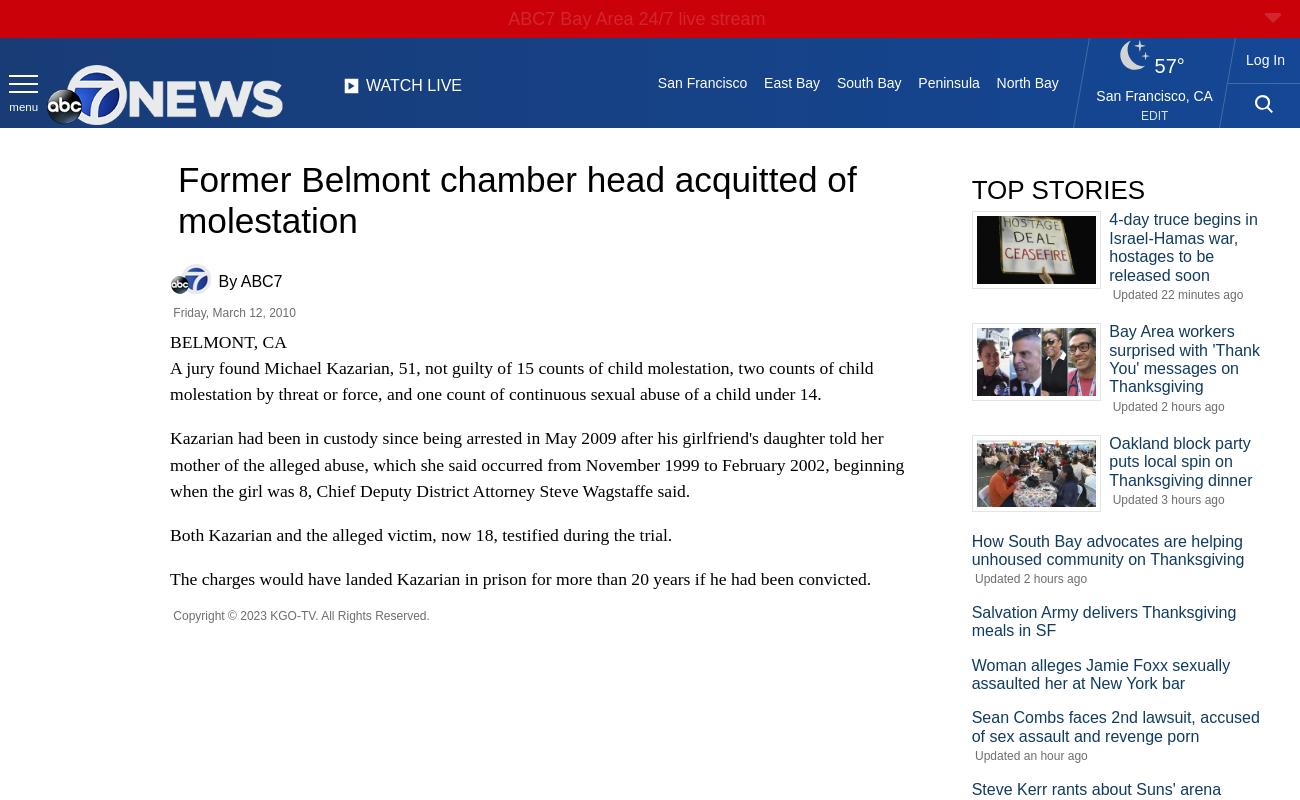 Image resolution: width=1300 pixels, height=800 pixels. I want to click on 'EDIT', so click(1154, 114).